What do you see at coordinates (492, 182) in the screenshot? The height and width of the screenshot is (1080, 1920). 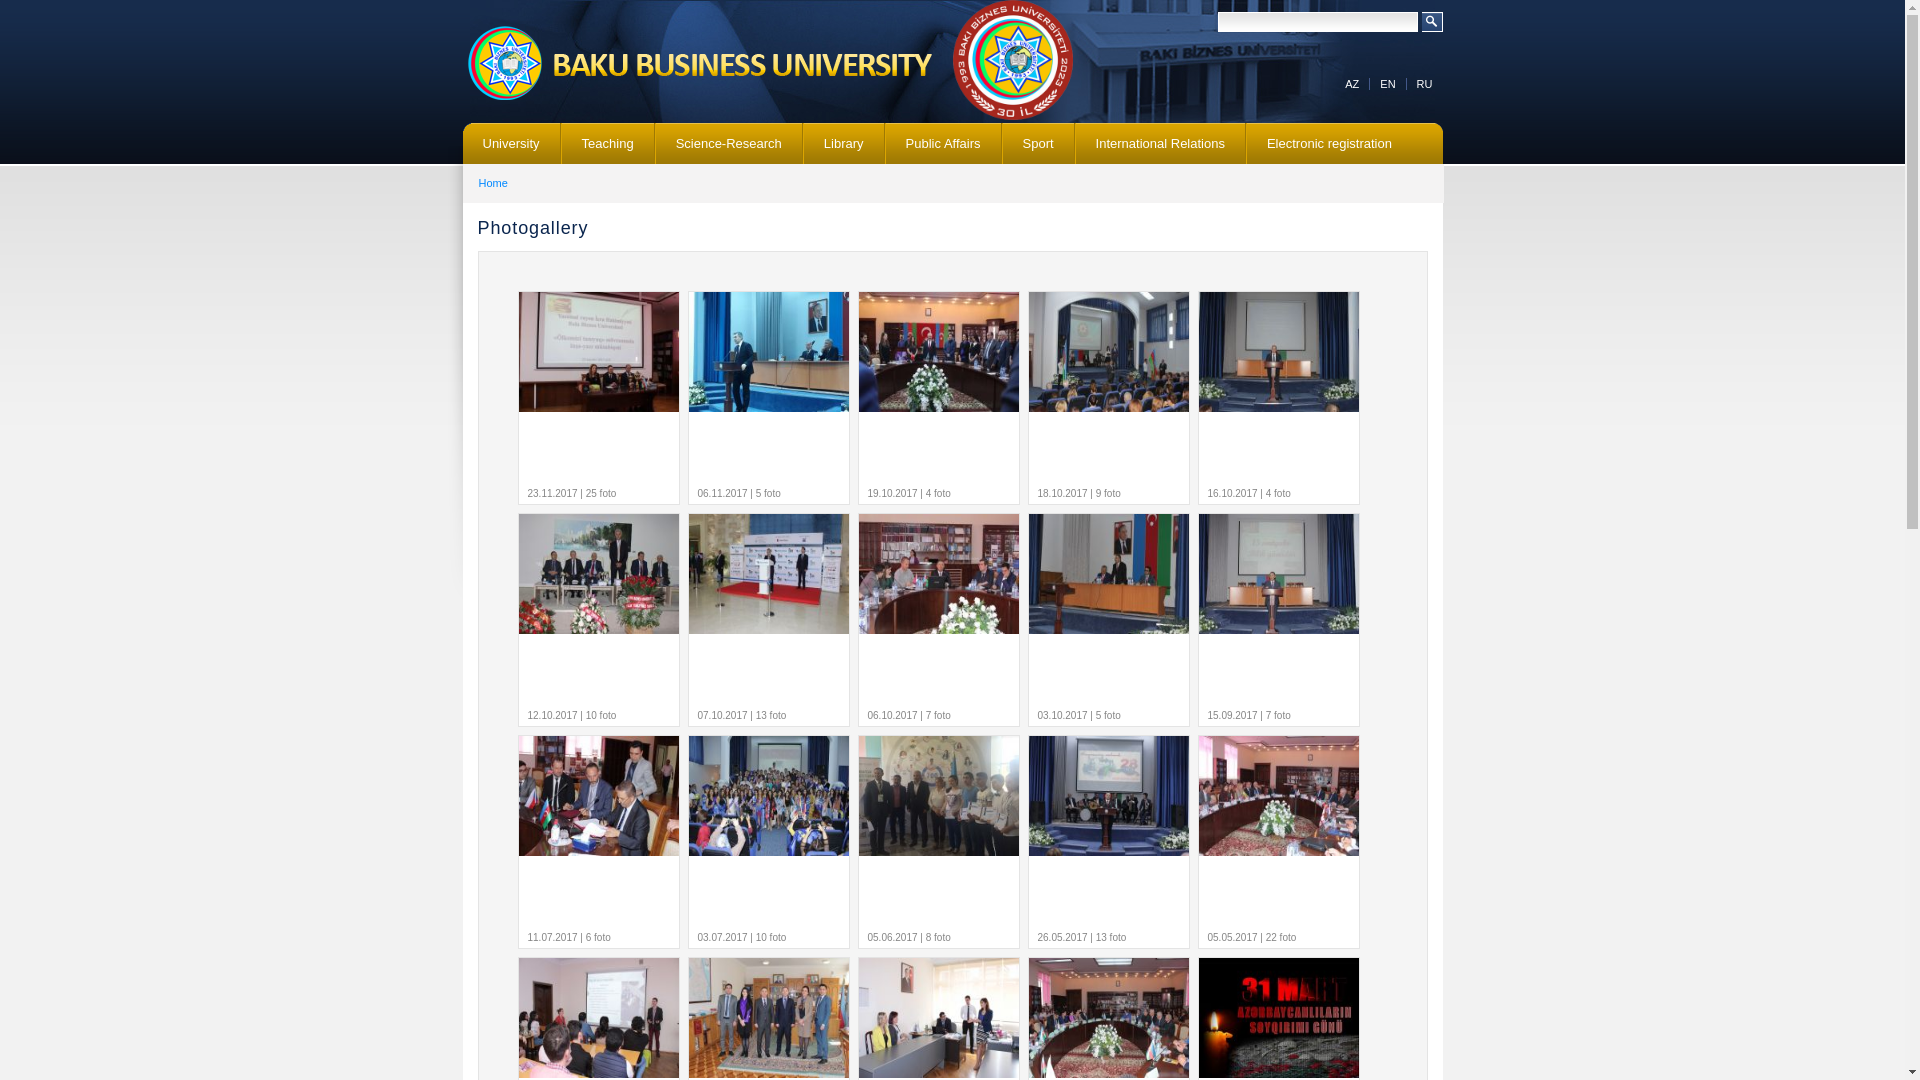 I see `'Home'` at bounding box center [492, 182].